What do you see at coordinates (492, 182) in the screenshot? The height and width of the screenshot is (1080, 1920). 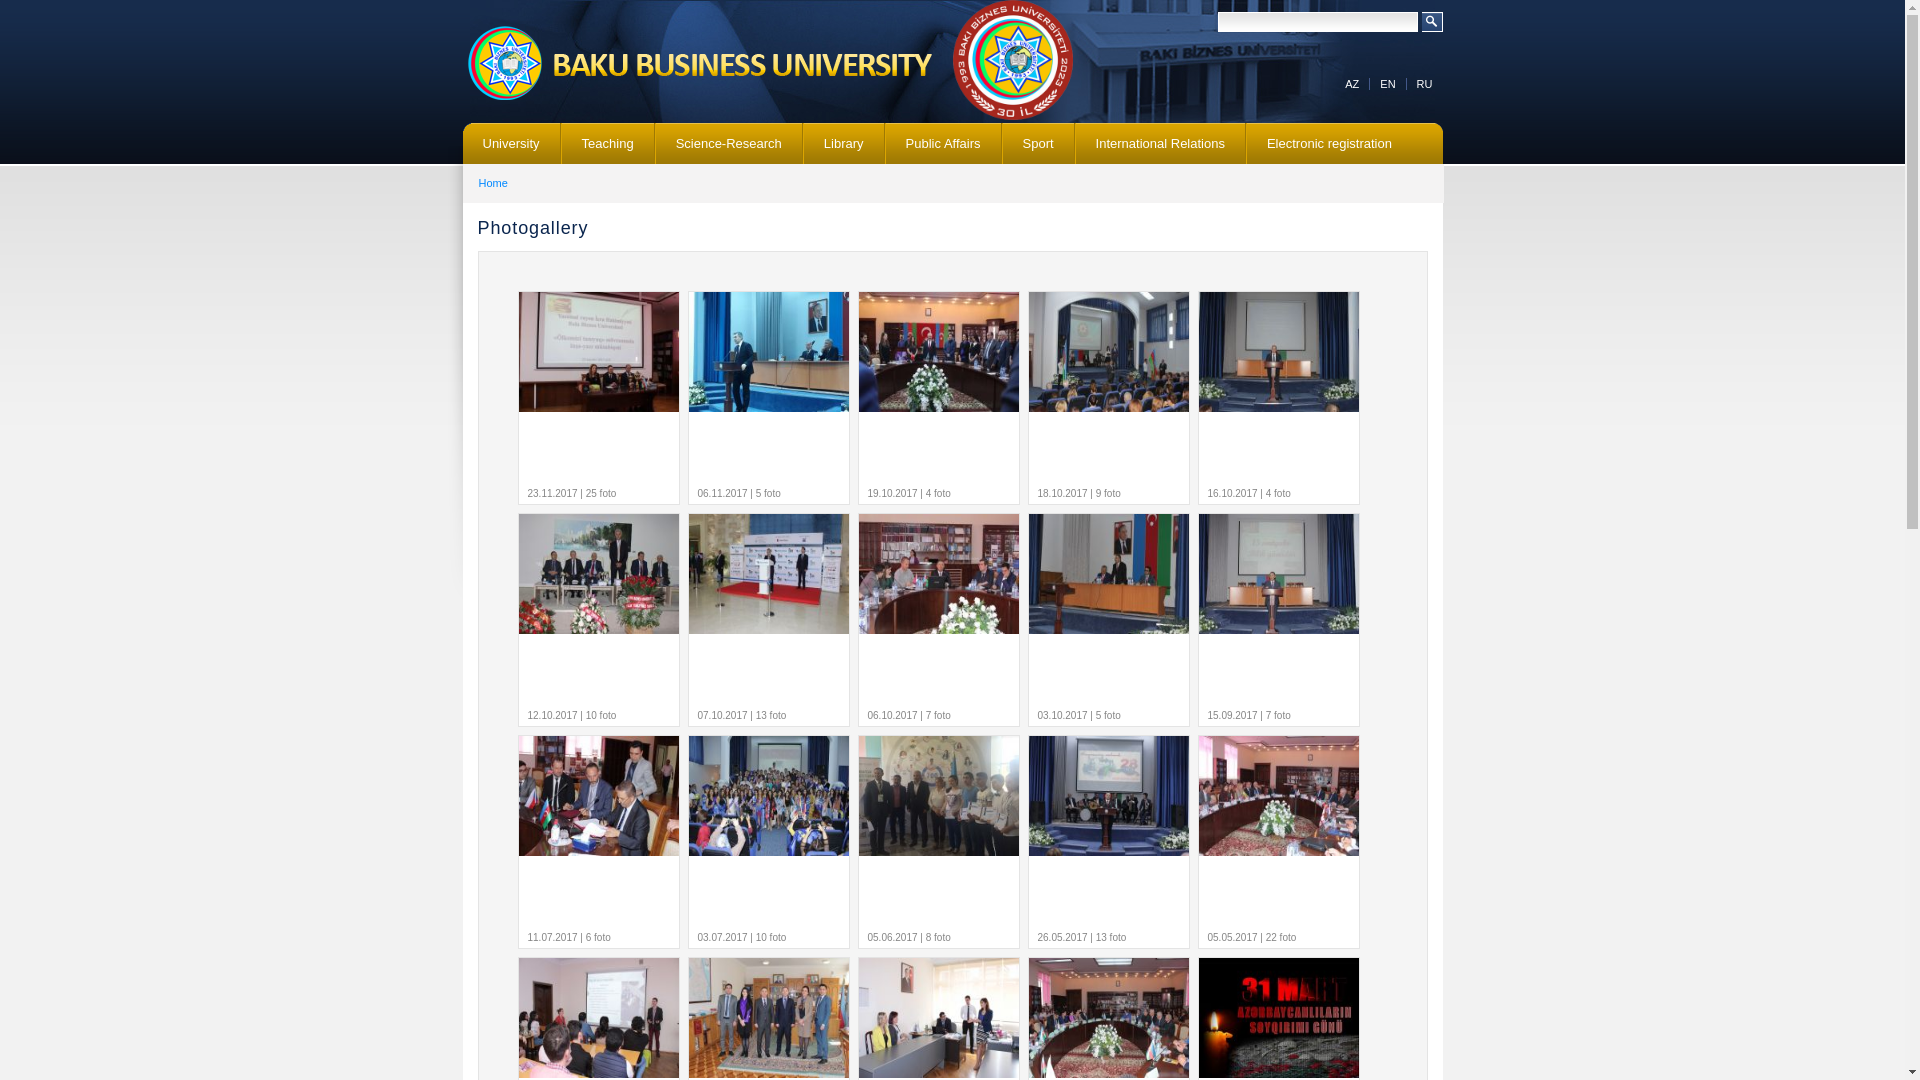 I see `'Home'` at bounding box center [492, 182].